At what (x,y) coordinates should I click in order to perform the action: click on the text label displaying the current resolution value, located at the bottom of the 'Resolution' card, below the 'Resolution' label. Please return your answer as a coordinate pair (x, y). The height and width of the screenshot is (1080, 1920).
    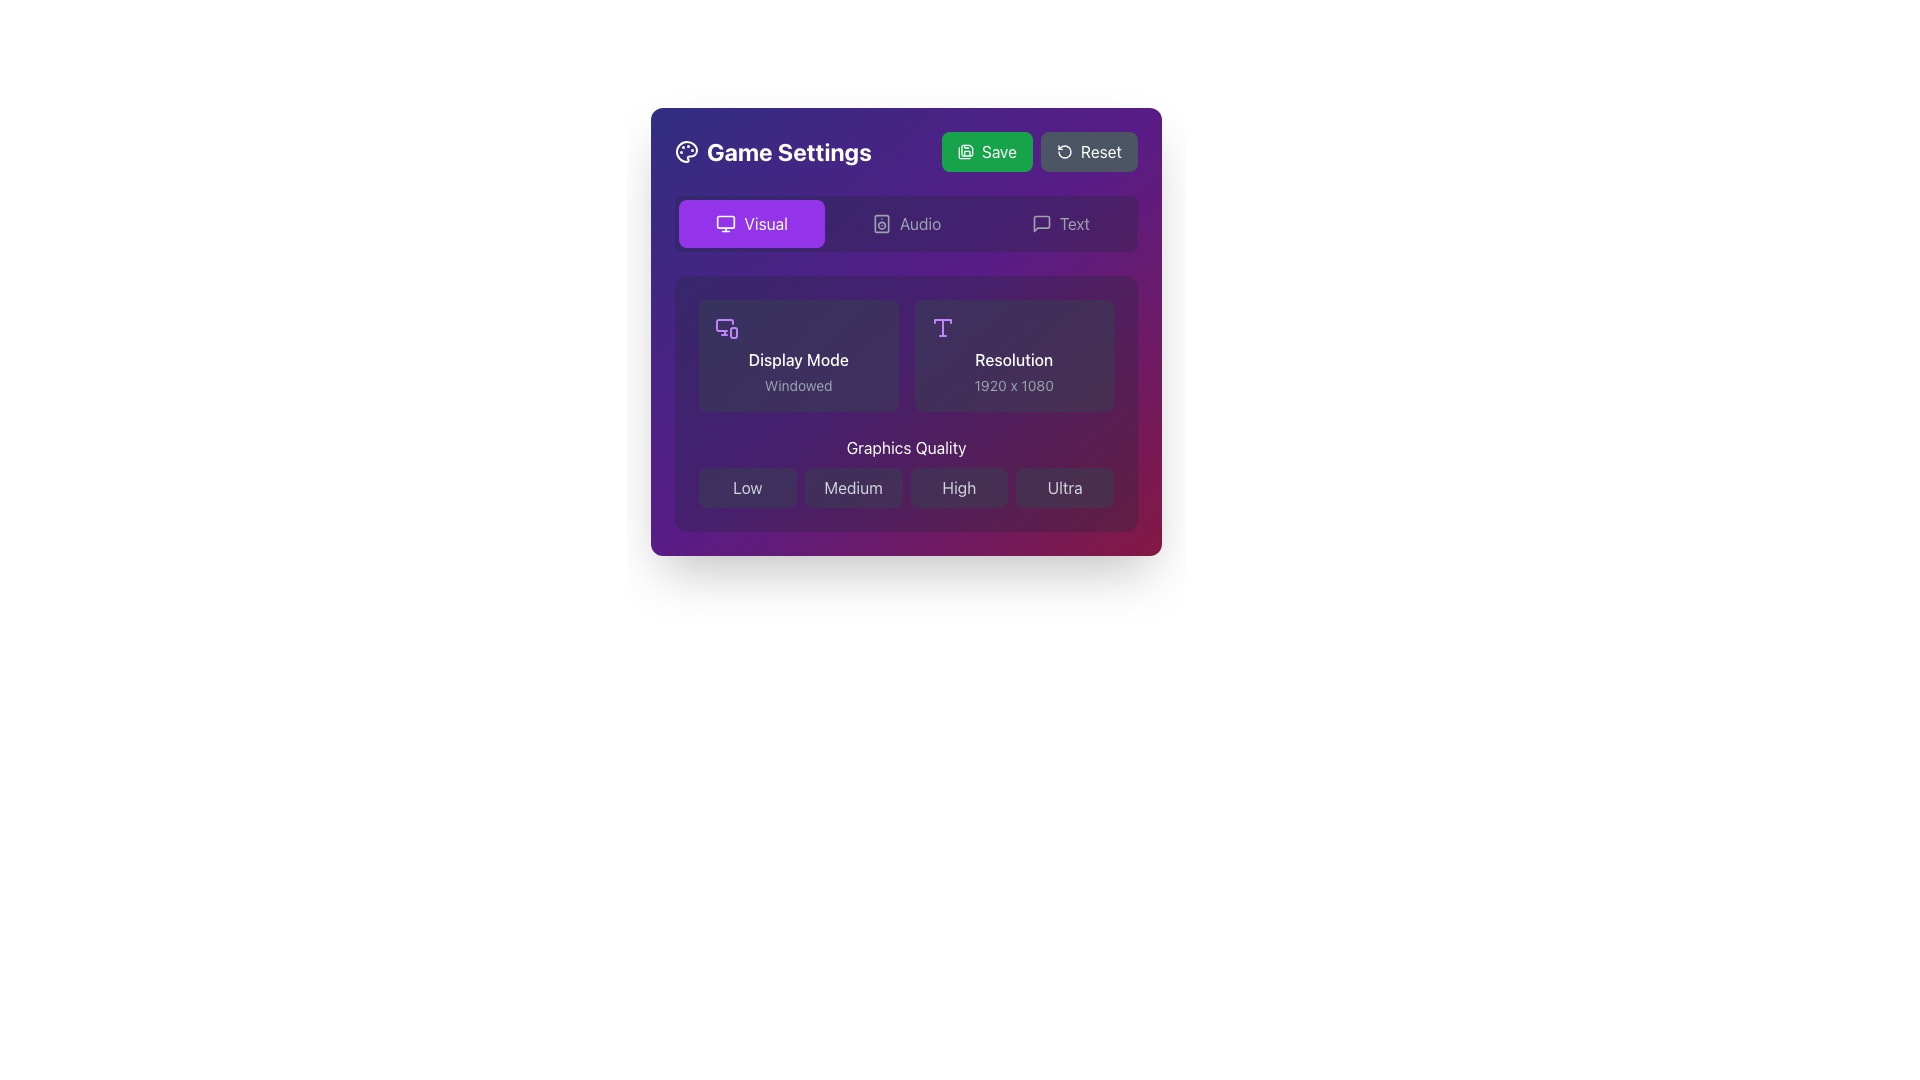
    Looking at the image, I should click on (1014, 385).